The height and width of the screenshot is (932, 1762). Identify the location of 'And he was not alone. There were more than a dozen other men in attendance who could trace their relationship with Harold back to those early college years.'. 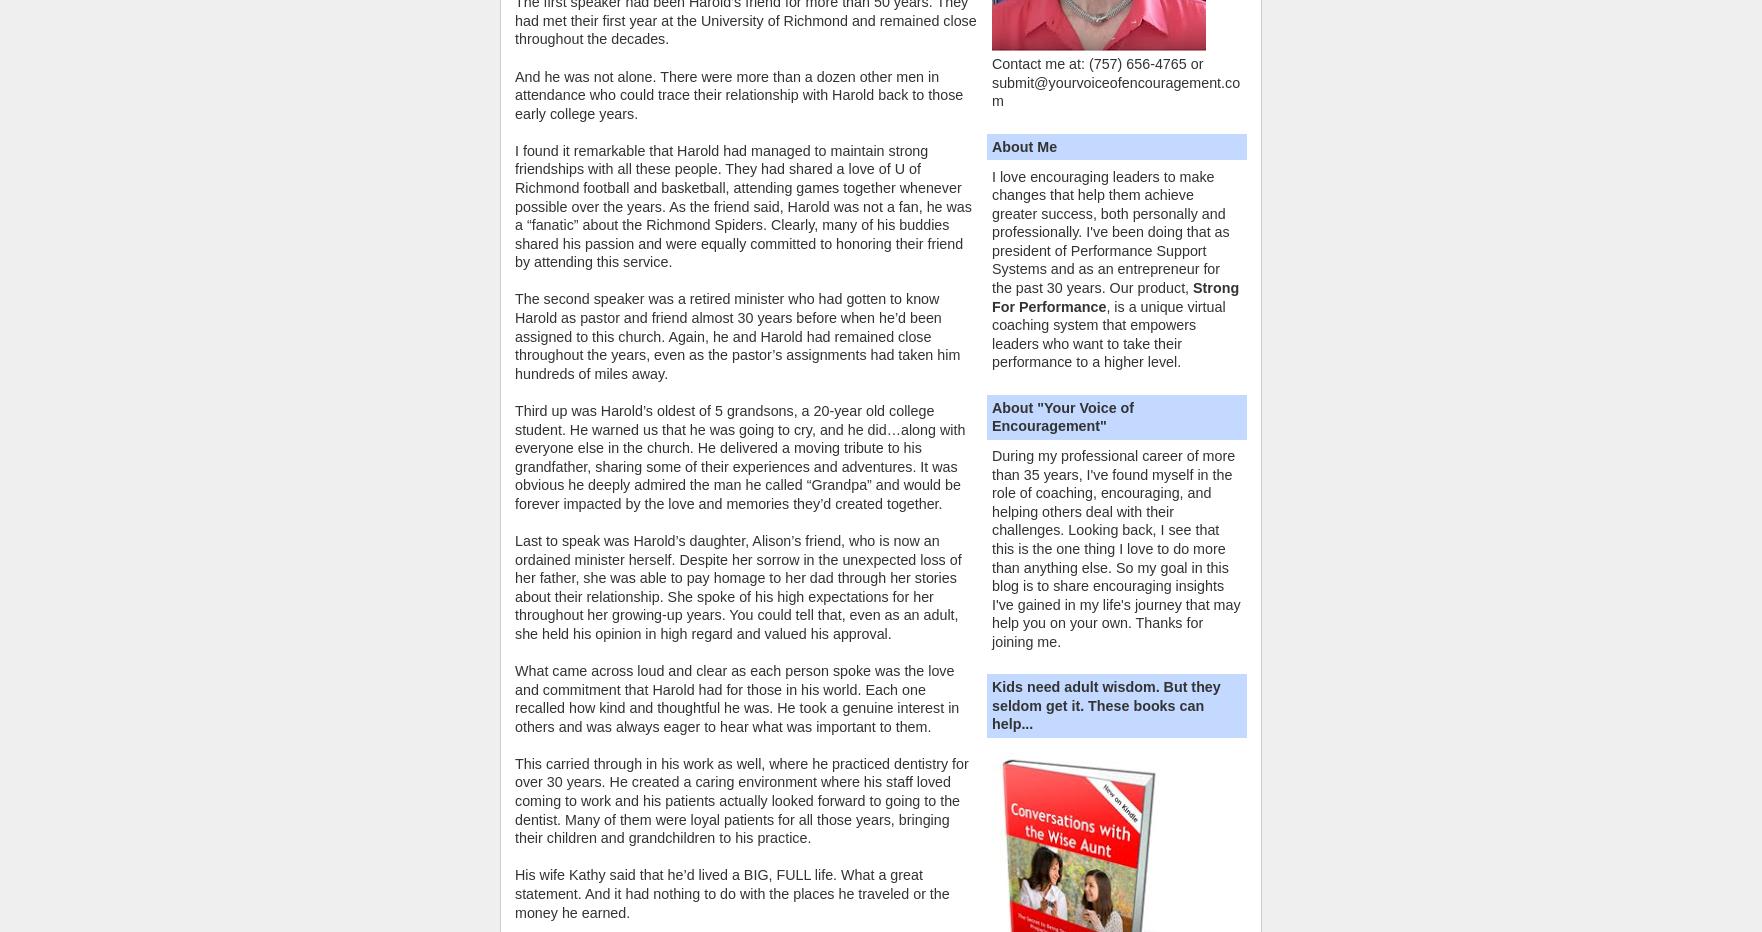
(737, 94).